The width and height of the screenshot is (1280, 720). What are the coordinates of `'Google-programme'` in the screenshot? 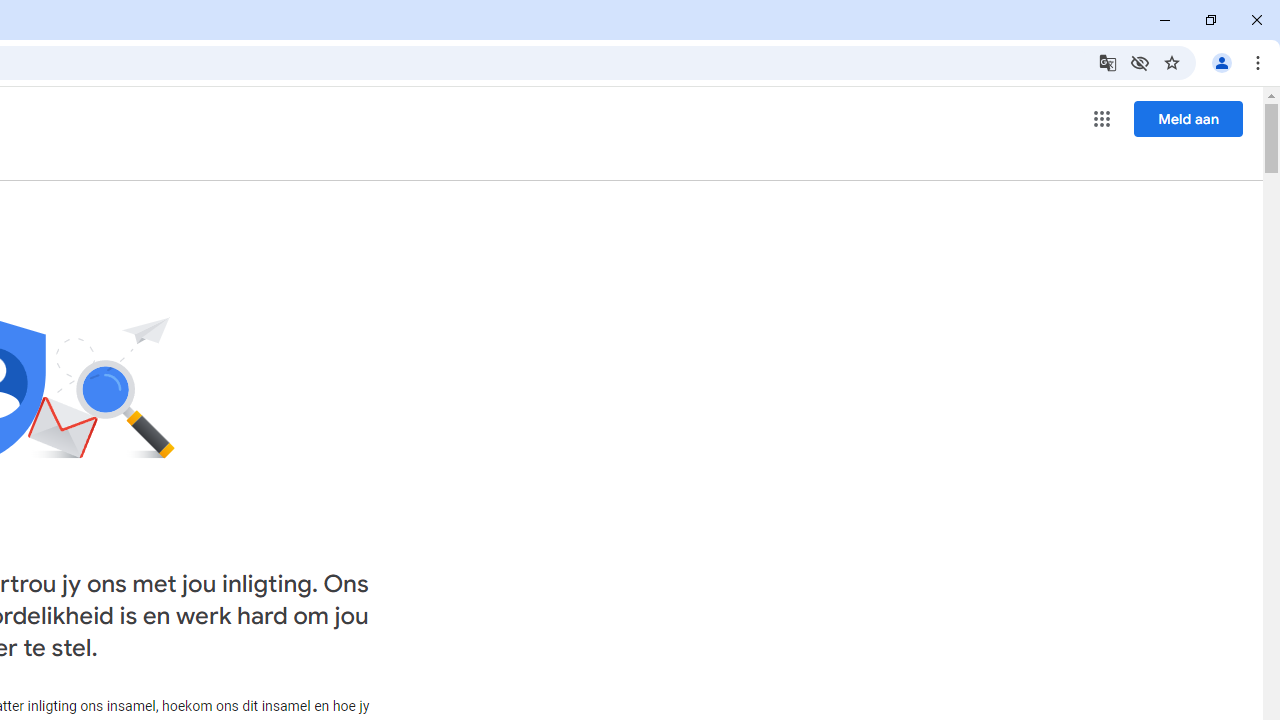 It's located at (1101, 119).